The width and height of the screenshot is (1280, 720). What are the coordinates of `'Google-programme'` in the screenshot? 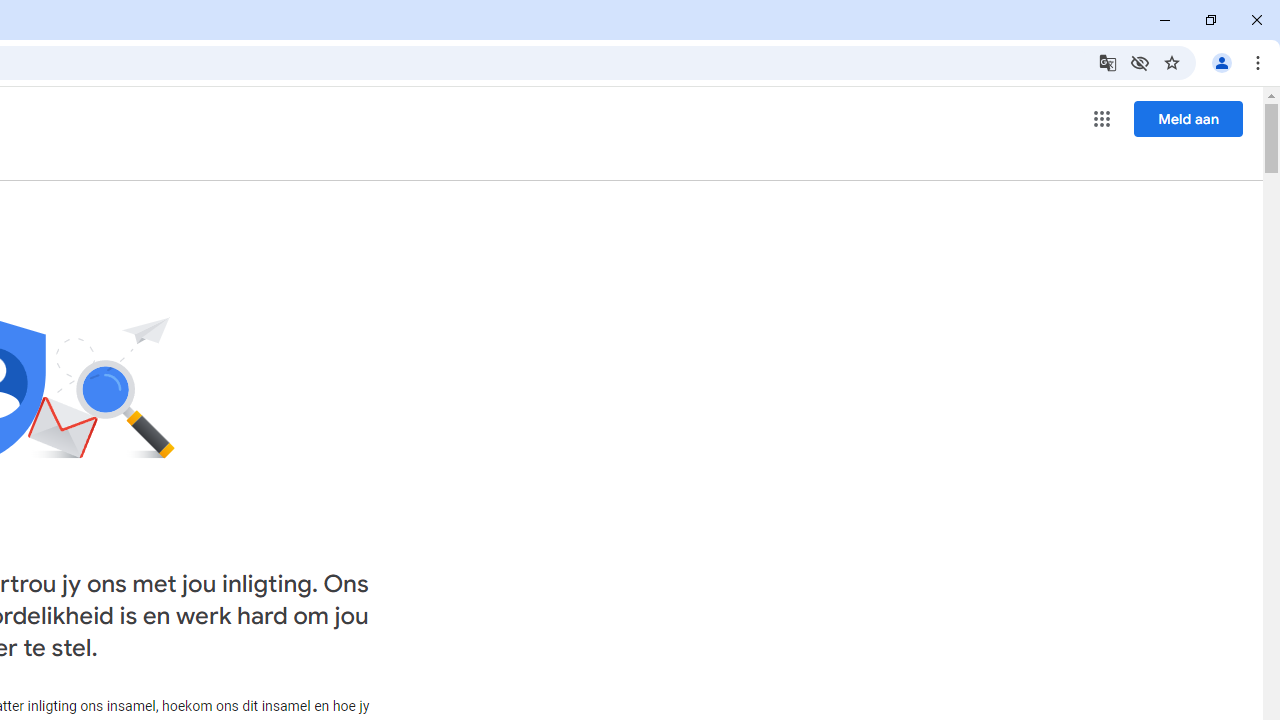 It's located at (1101, 119).